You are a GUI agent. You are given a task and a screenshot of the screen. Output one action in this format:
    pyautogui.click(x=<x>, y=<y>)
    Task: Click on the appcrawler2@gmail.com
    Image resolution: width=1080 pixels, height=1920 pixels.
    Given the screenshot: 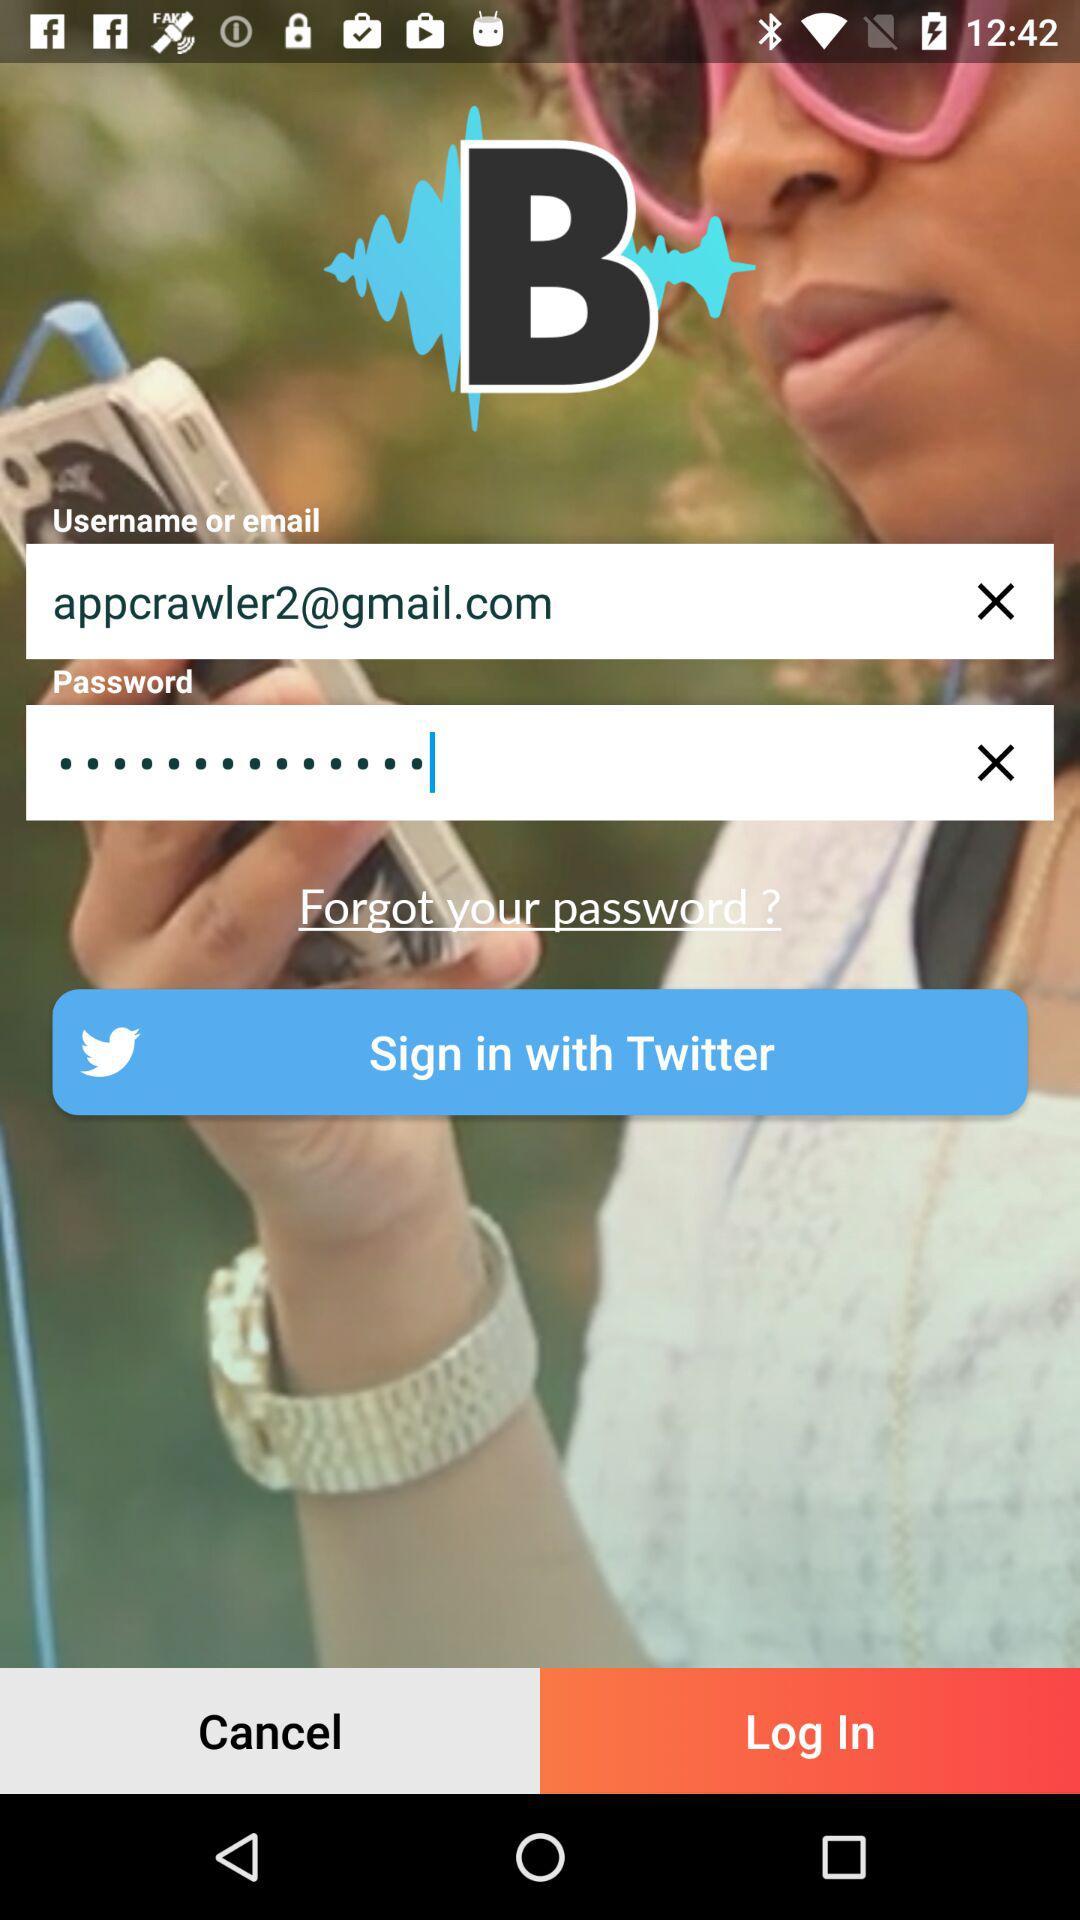 What is the action you would take?
    pyautogui.click(x=540, y=600)
    